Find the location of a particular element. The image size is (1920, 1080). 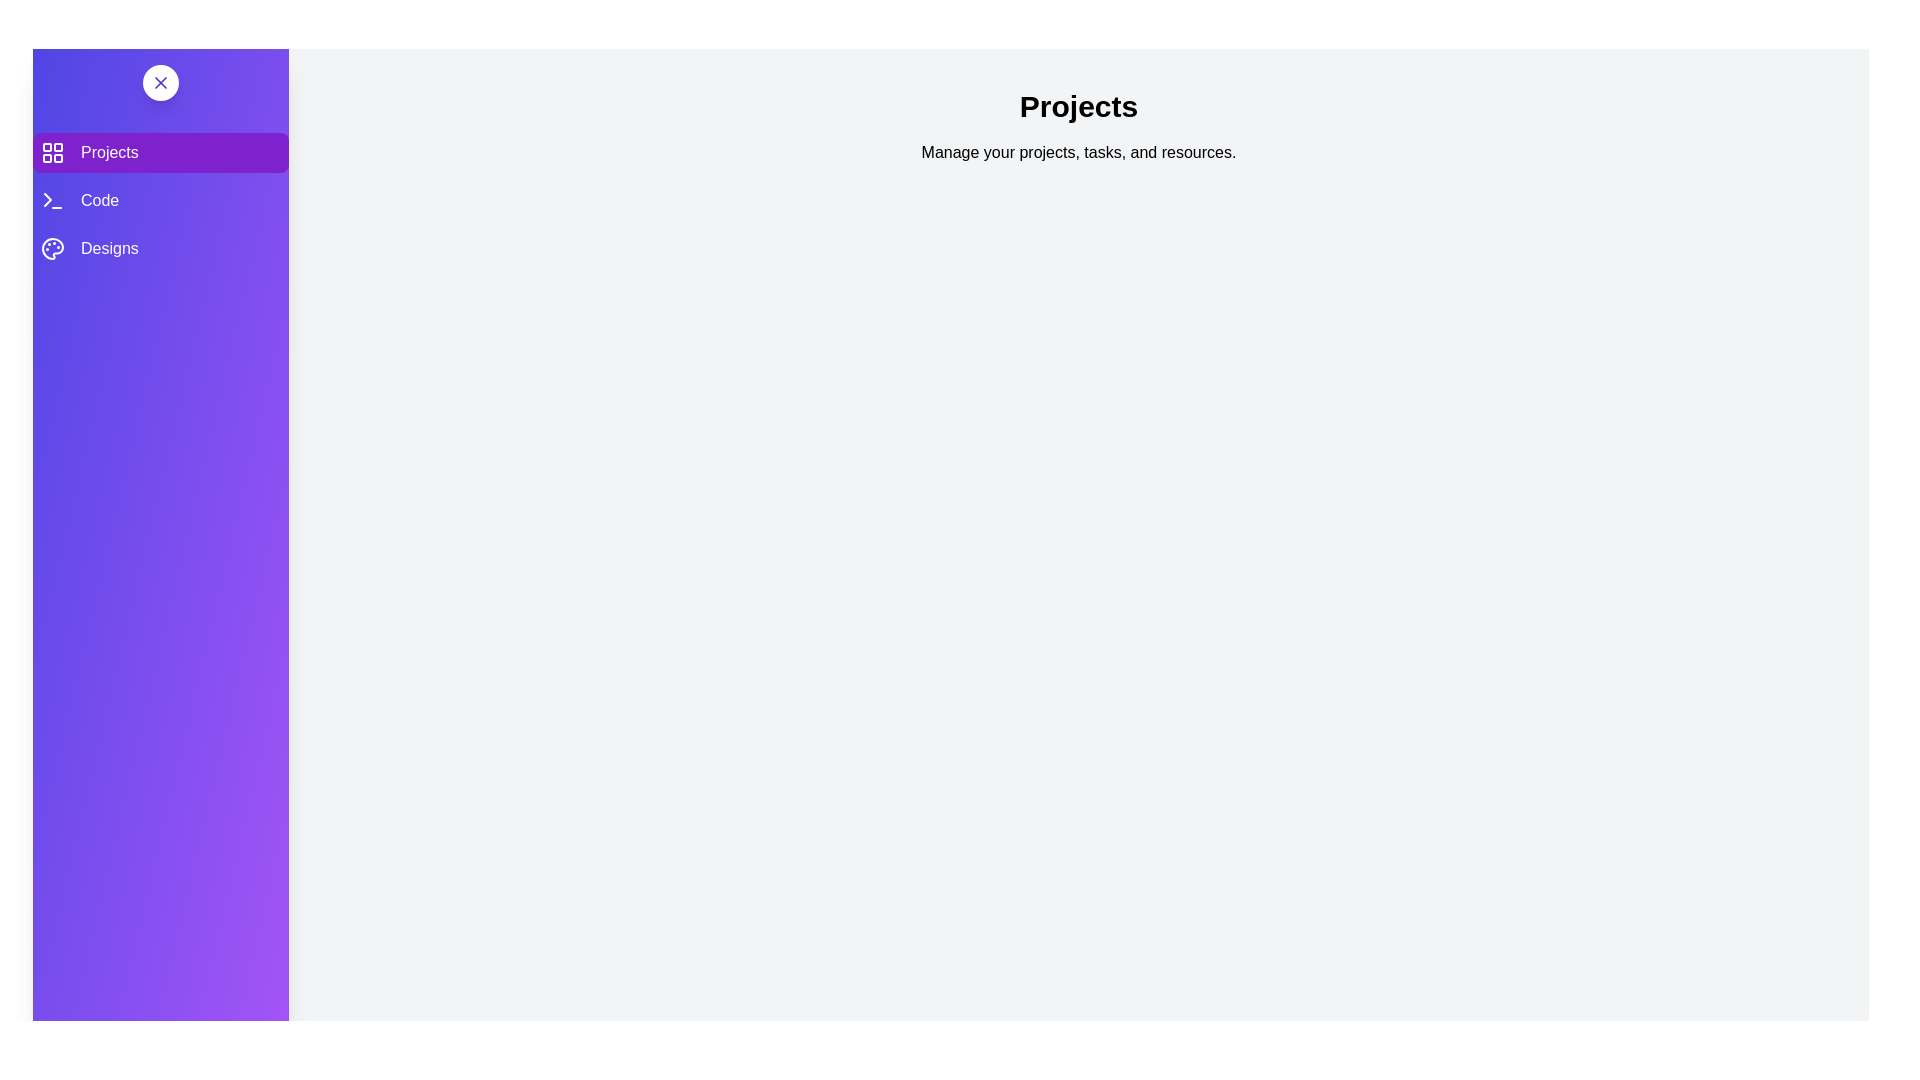

the tab labeled Designs to select it is located at coordinates (161, 248).